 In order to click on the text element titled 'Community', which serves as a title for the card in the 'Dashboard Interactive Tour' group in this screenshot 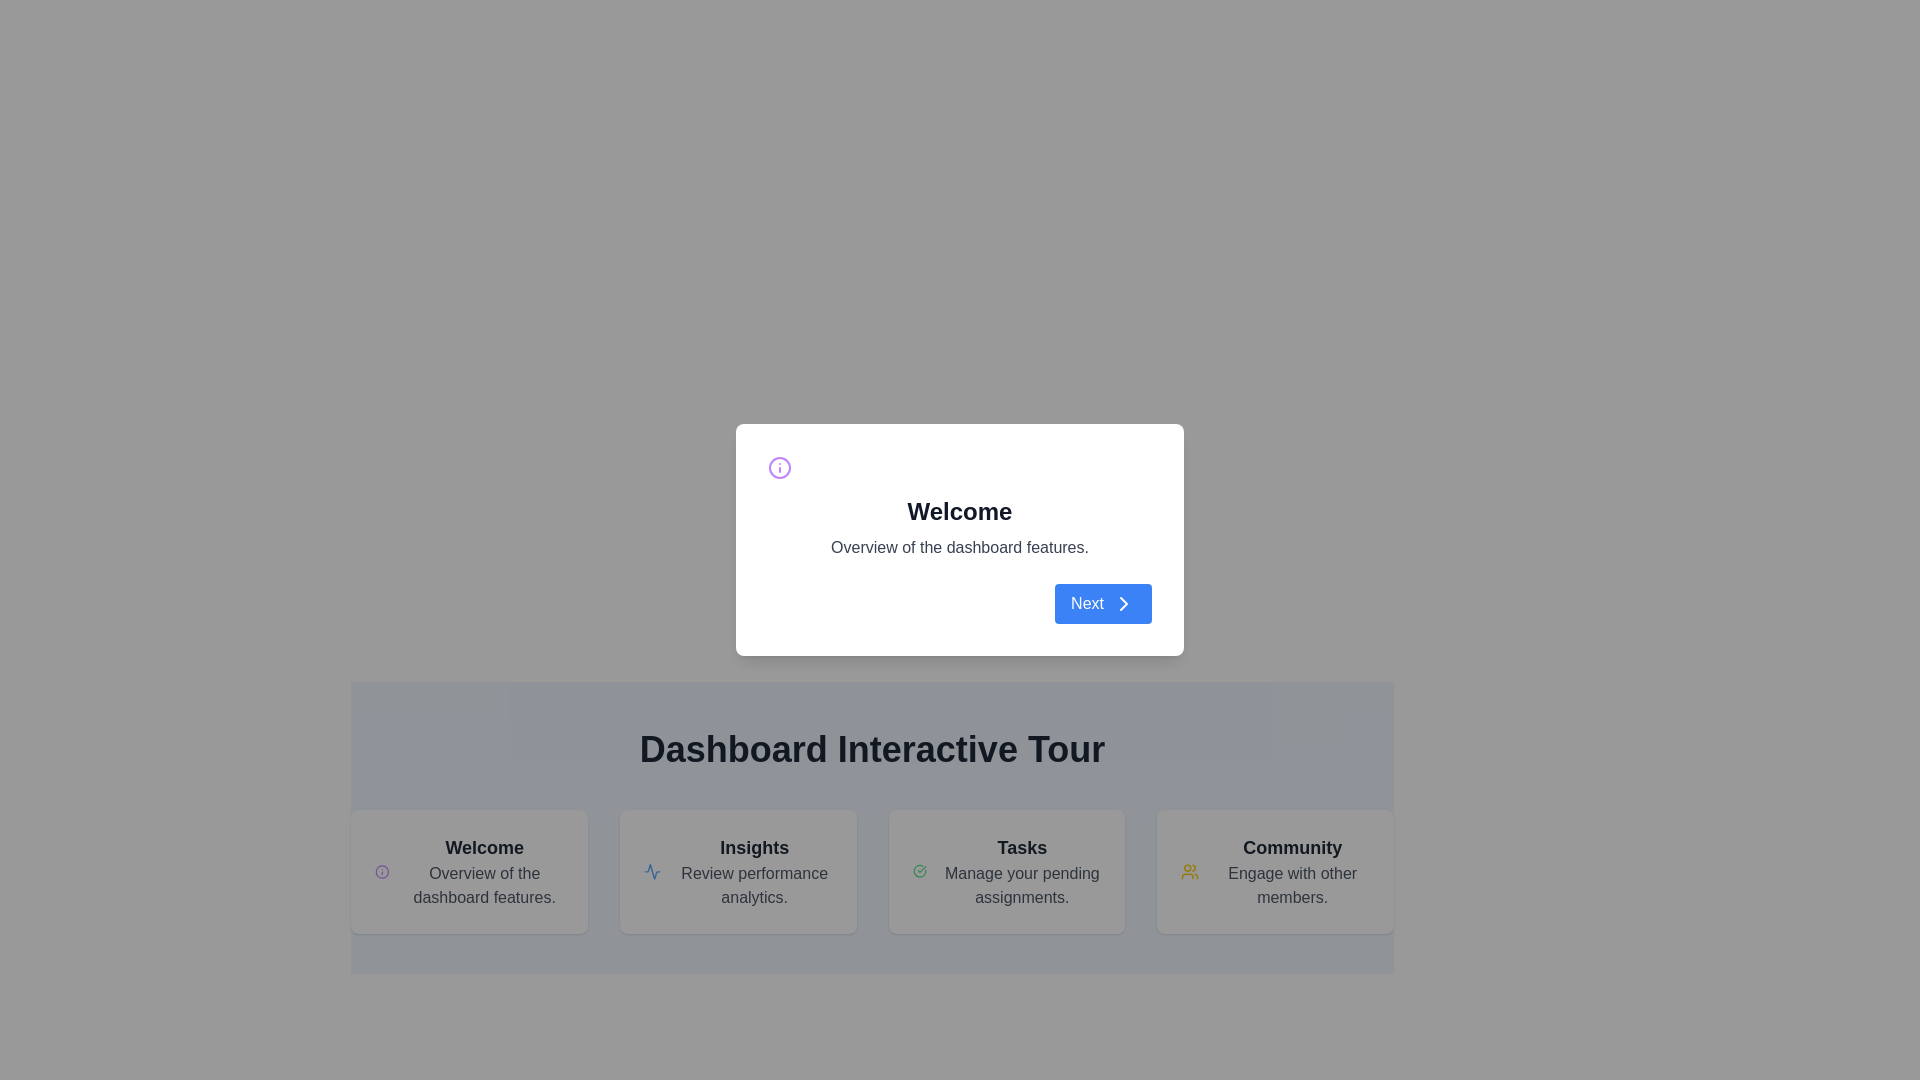, I will do `click(1292, 848)`.